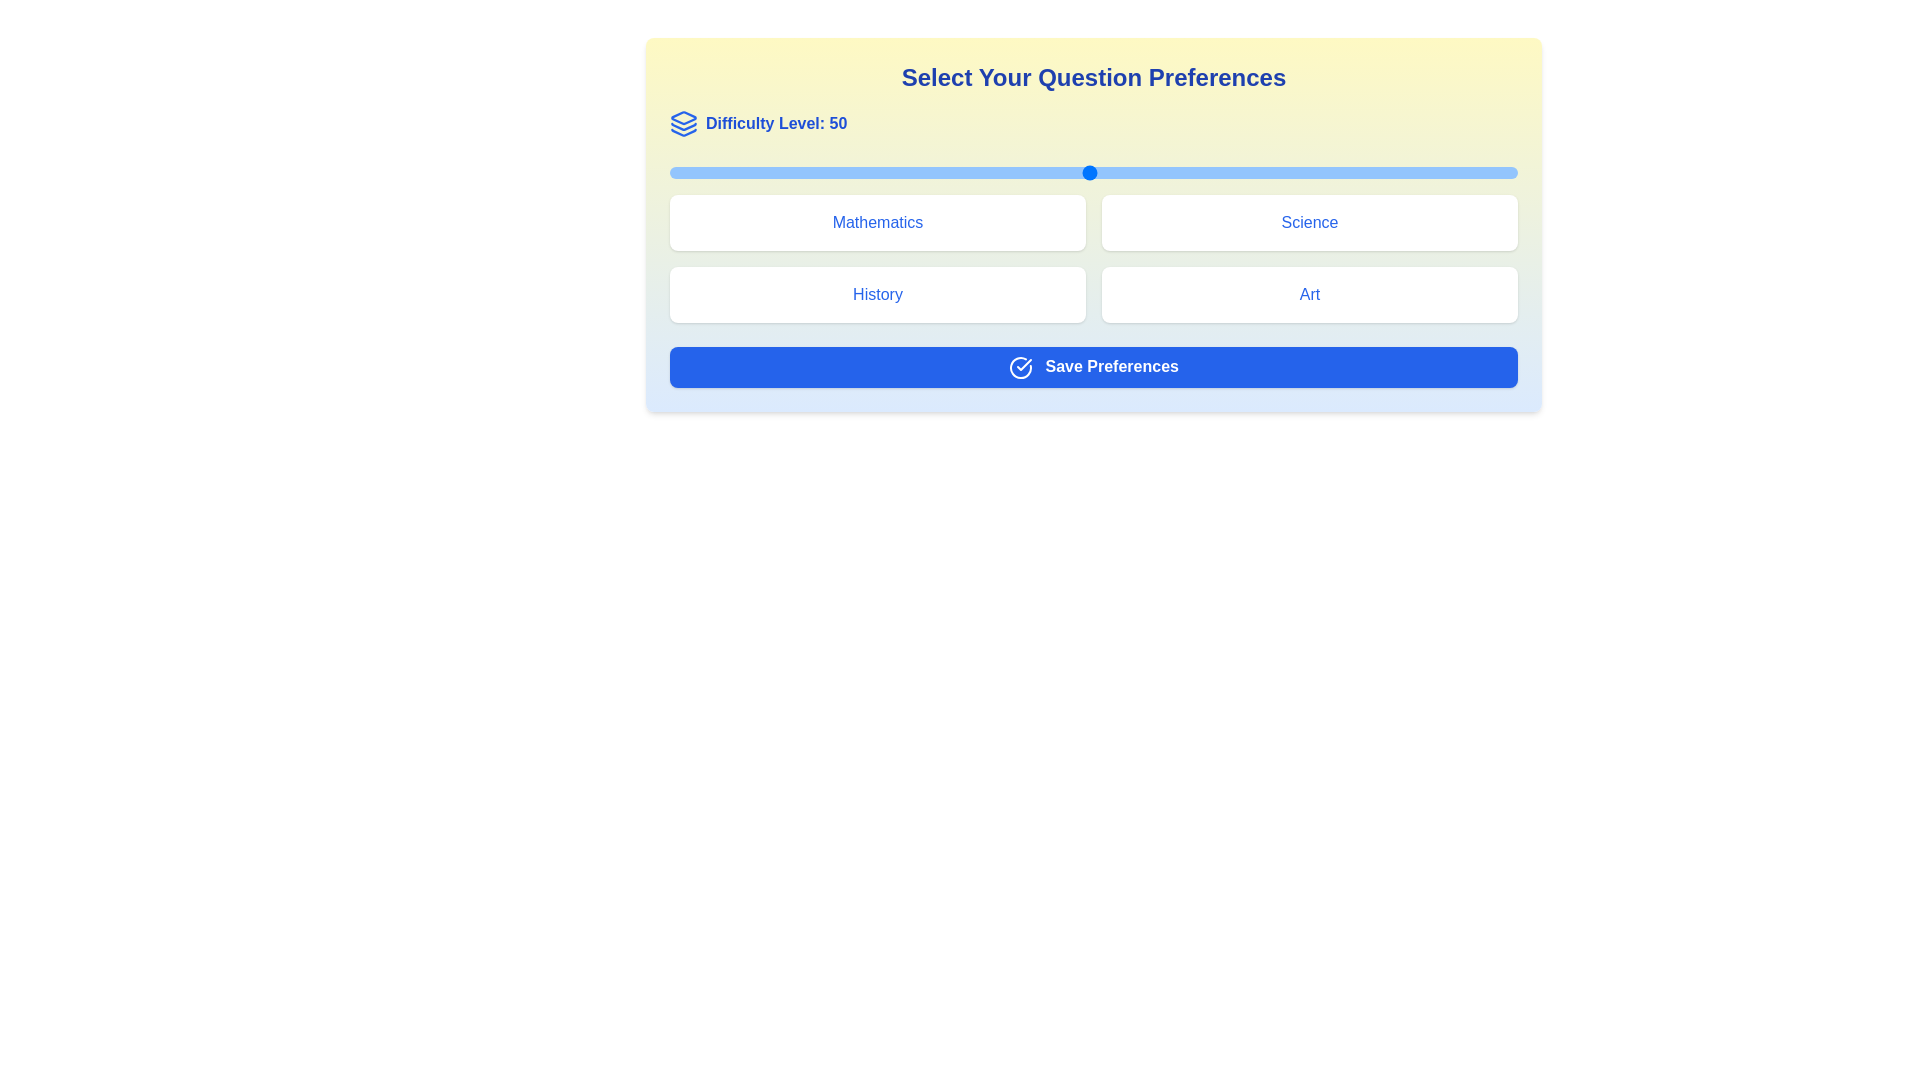 The width and height of the screenshot is (1920, 1080). What do you see at coordinates (878, 294) in the screenshot?
I see `the category History to select it` at bounding box center [878, 294].